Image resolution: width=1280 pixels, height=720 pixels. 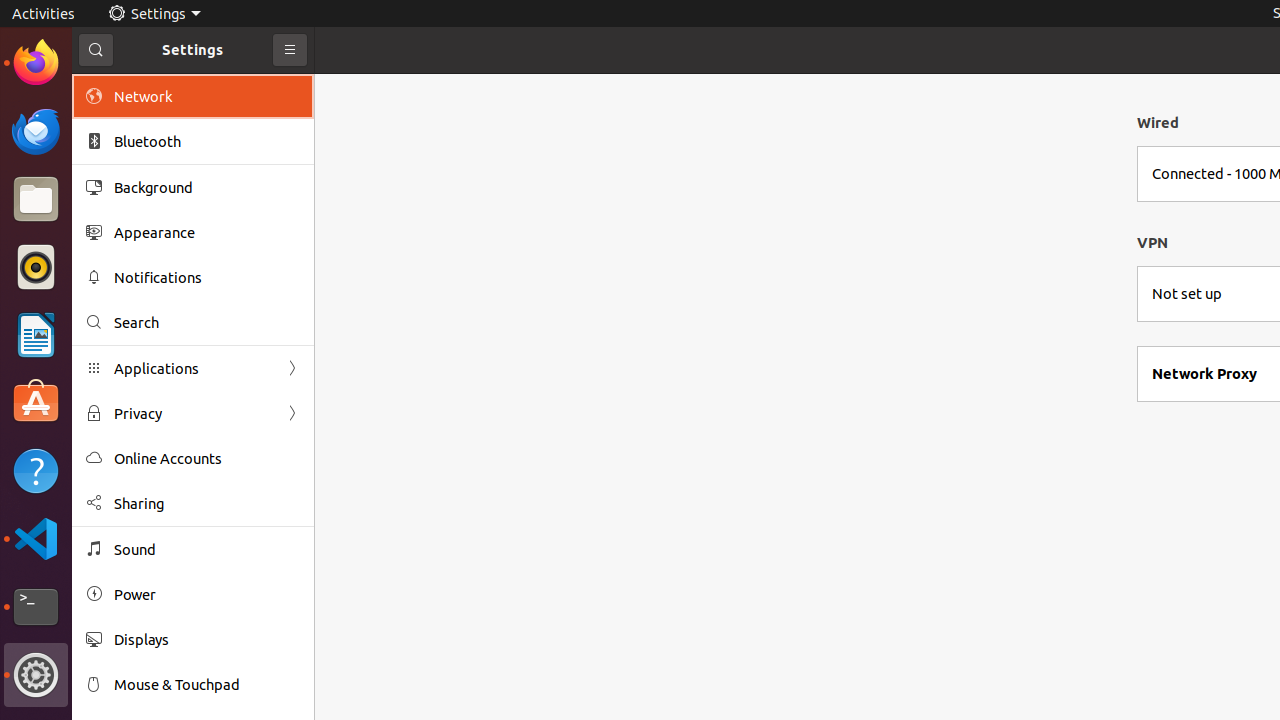 I want to click on 'Activities', so click(x=43, y=13).